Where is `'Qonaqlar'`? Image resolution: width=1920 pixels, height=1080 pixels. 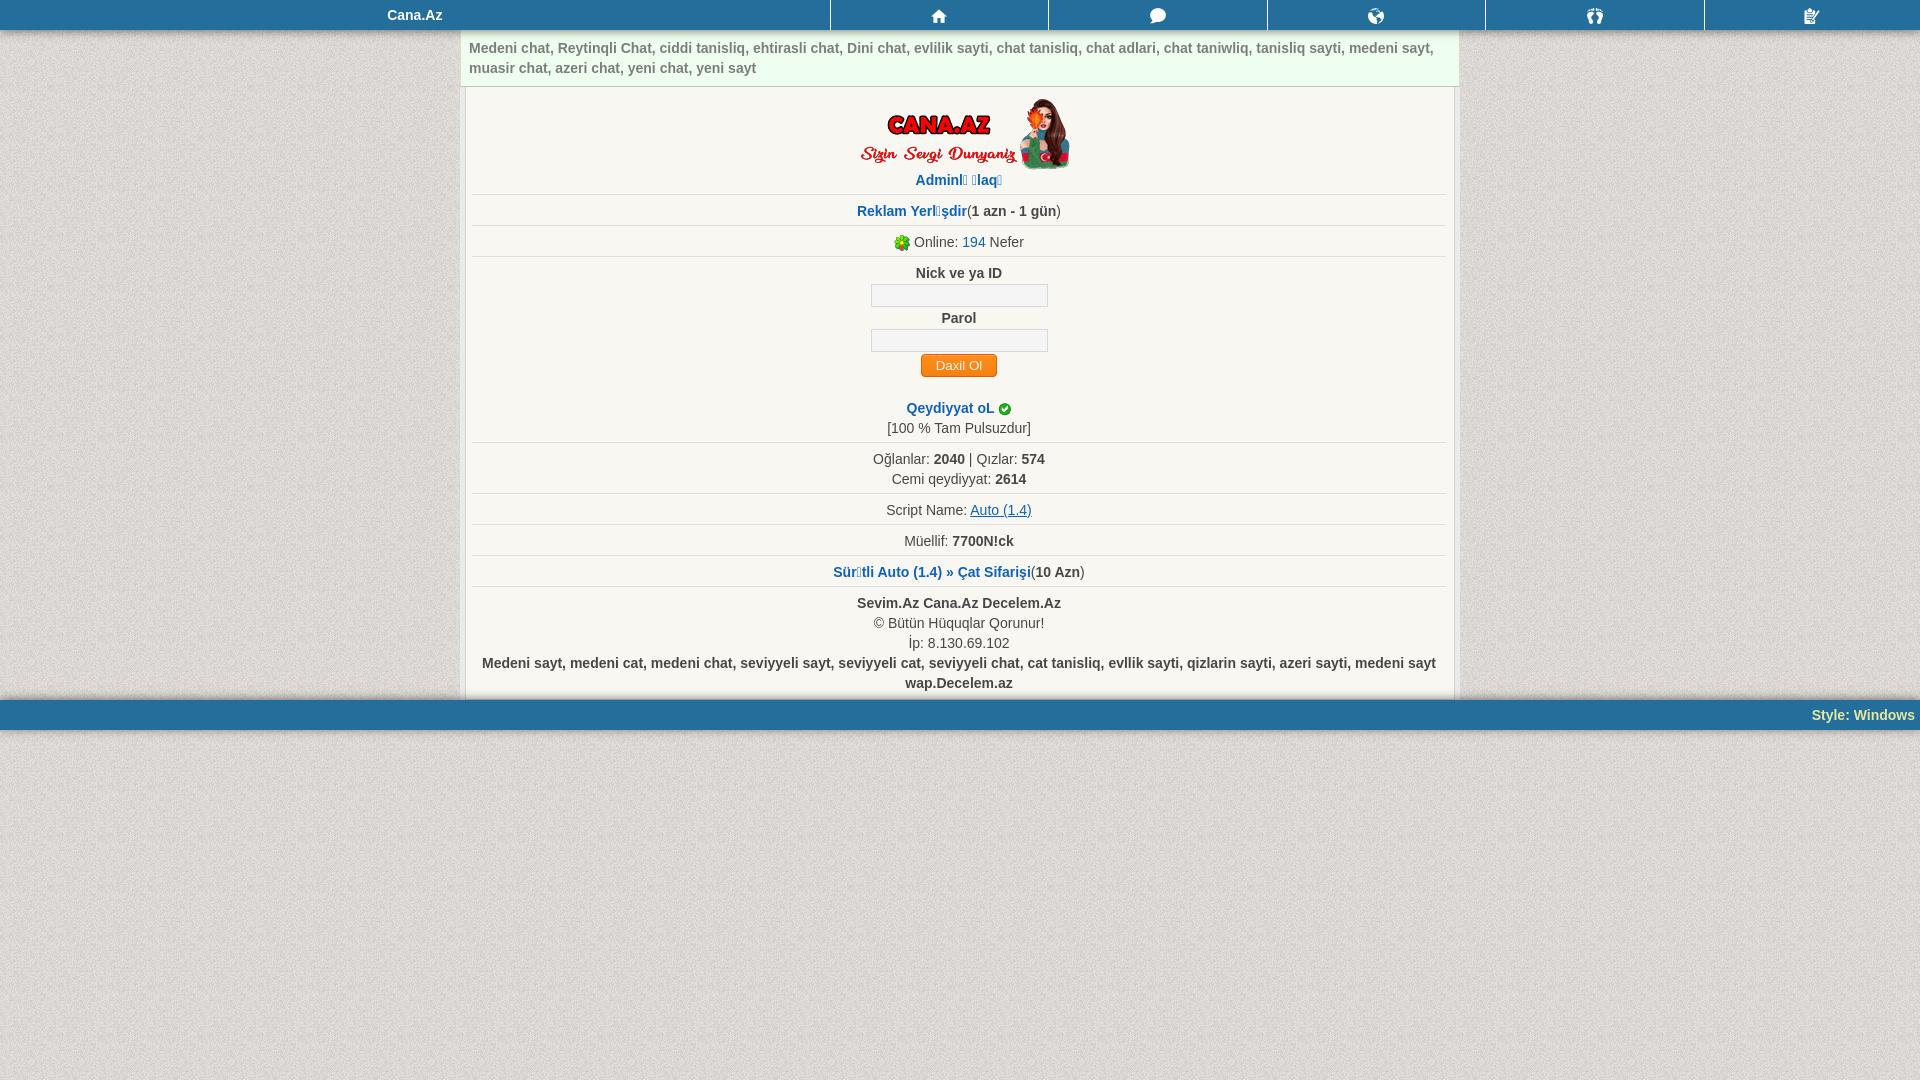
'Qonaqlar' is located at coordinates (1593, 15).